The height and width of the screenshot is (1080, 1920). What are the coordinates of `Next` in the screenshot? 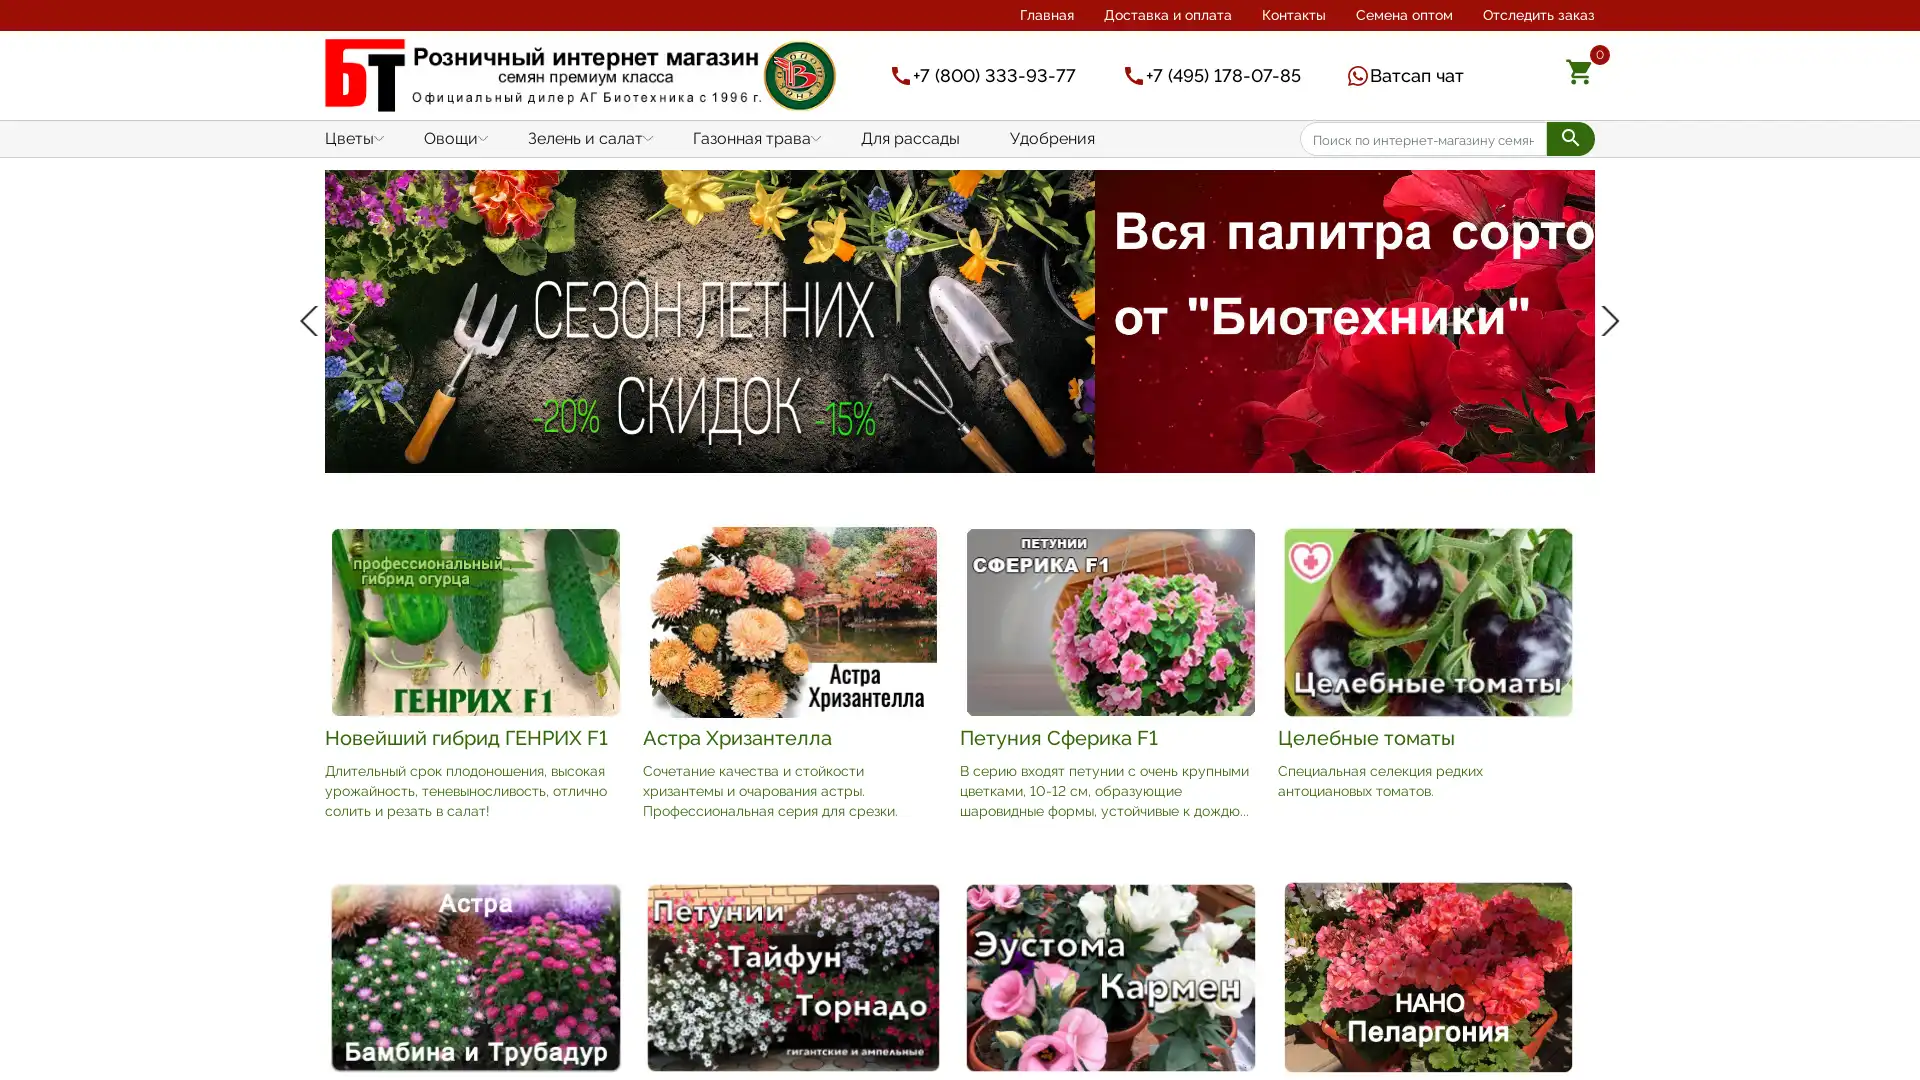 It's located at (1606, 418).